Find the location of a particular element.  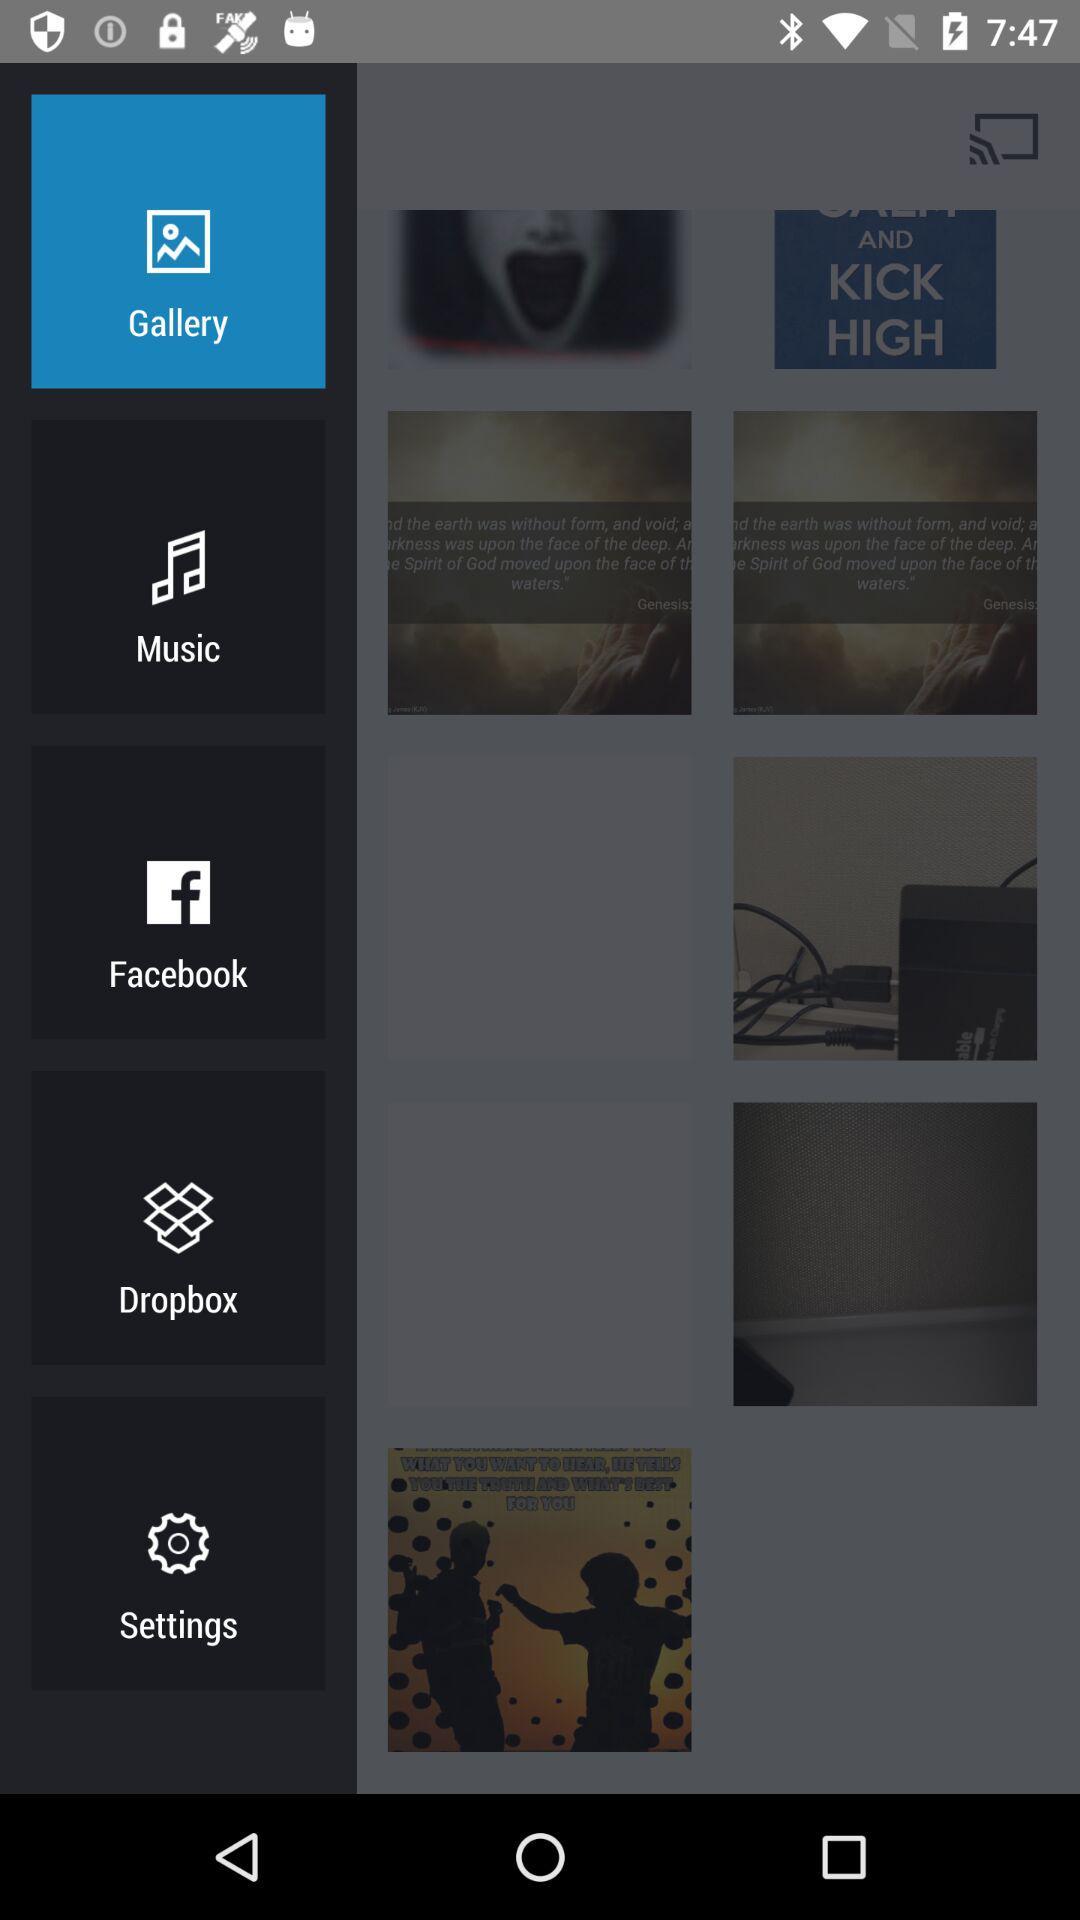

cast is located at coordinates (1006, 135).